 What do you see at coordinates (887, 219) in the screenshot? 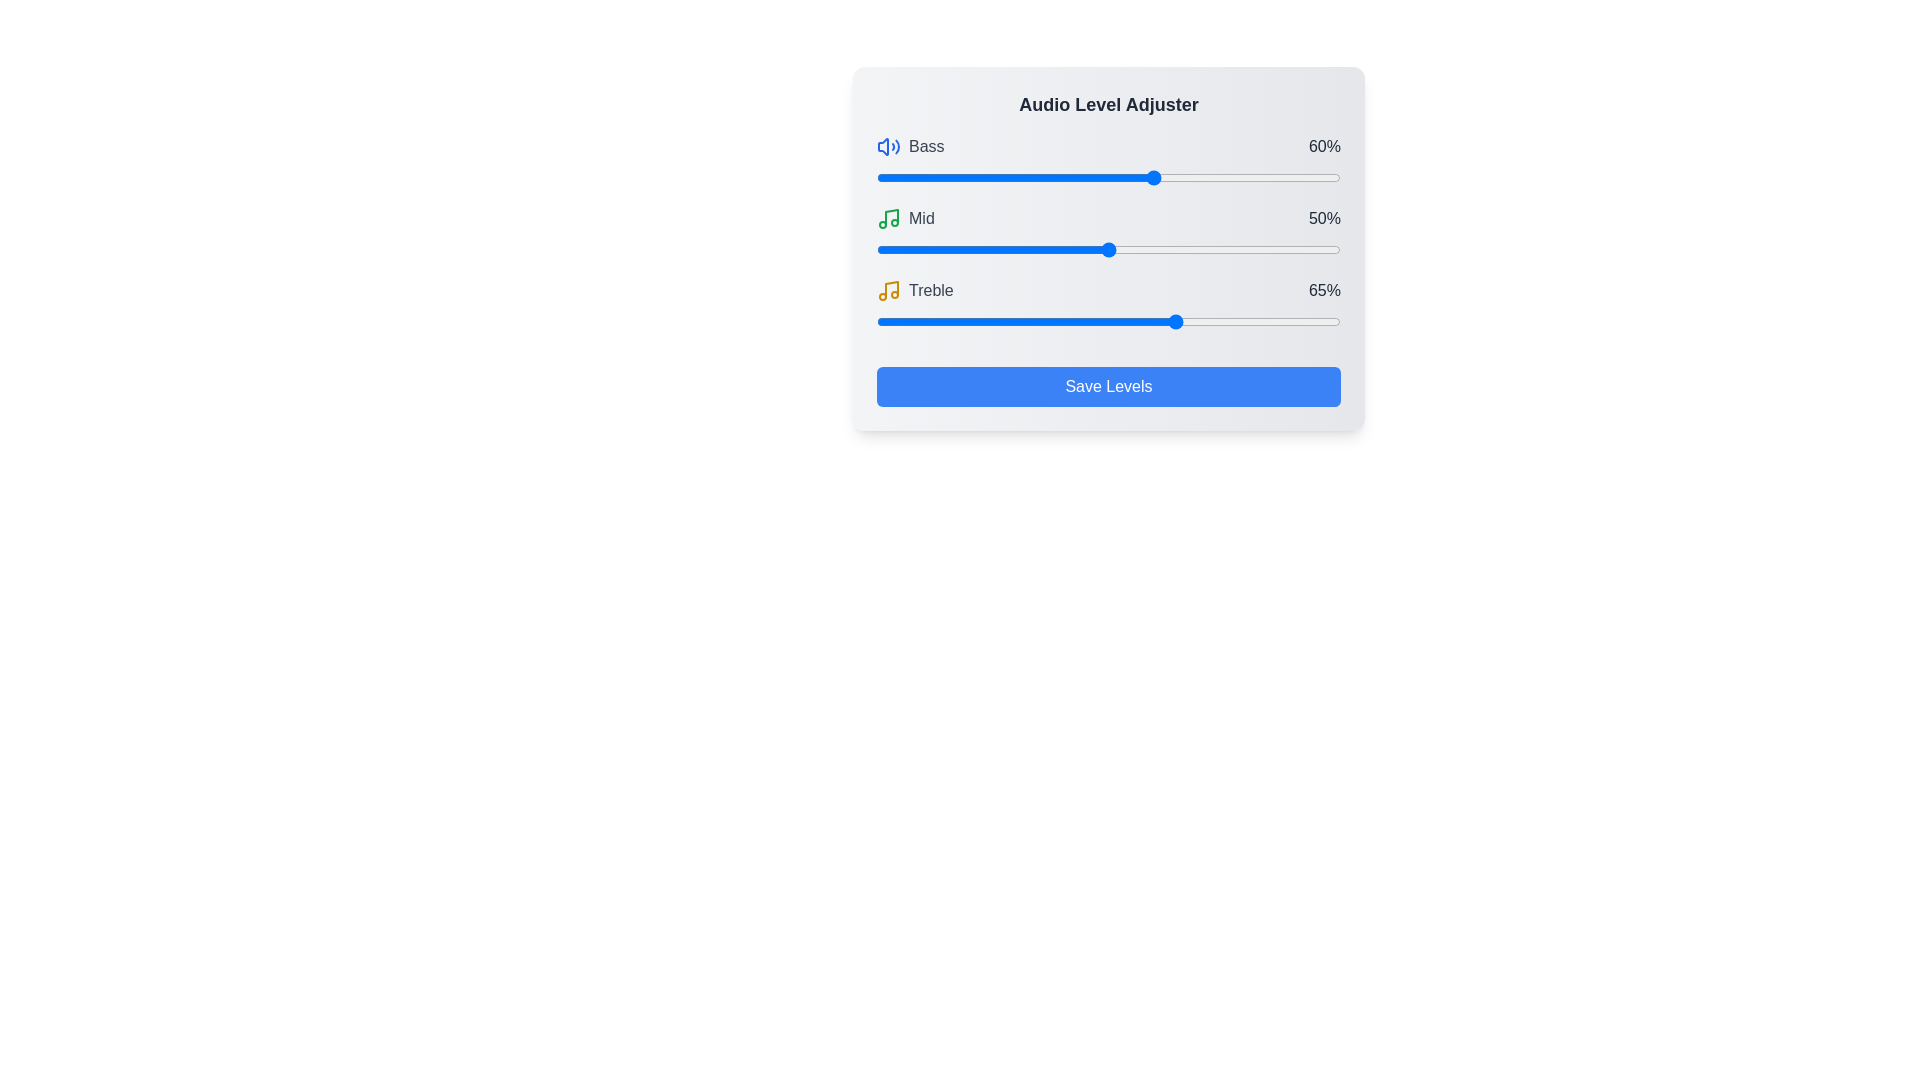
I see `the green music note icon located to the left of the 'Mid' text label, positioned near the center-left region of the UI layout` at bounding box center [887, 219].